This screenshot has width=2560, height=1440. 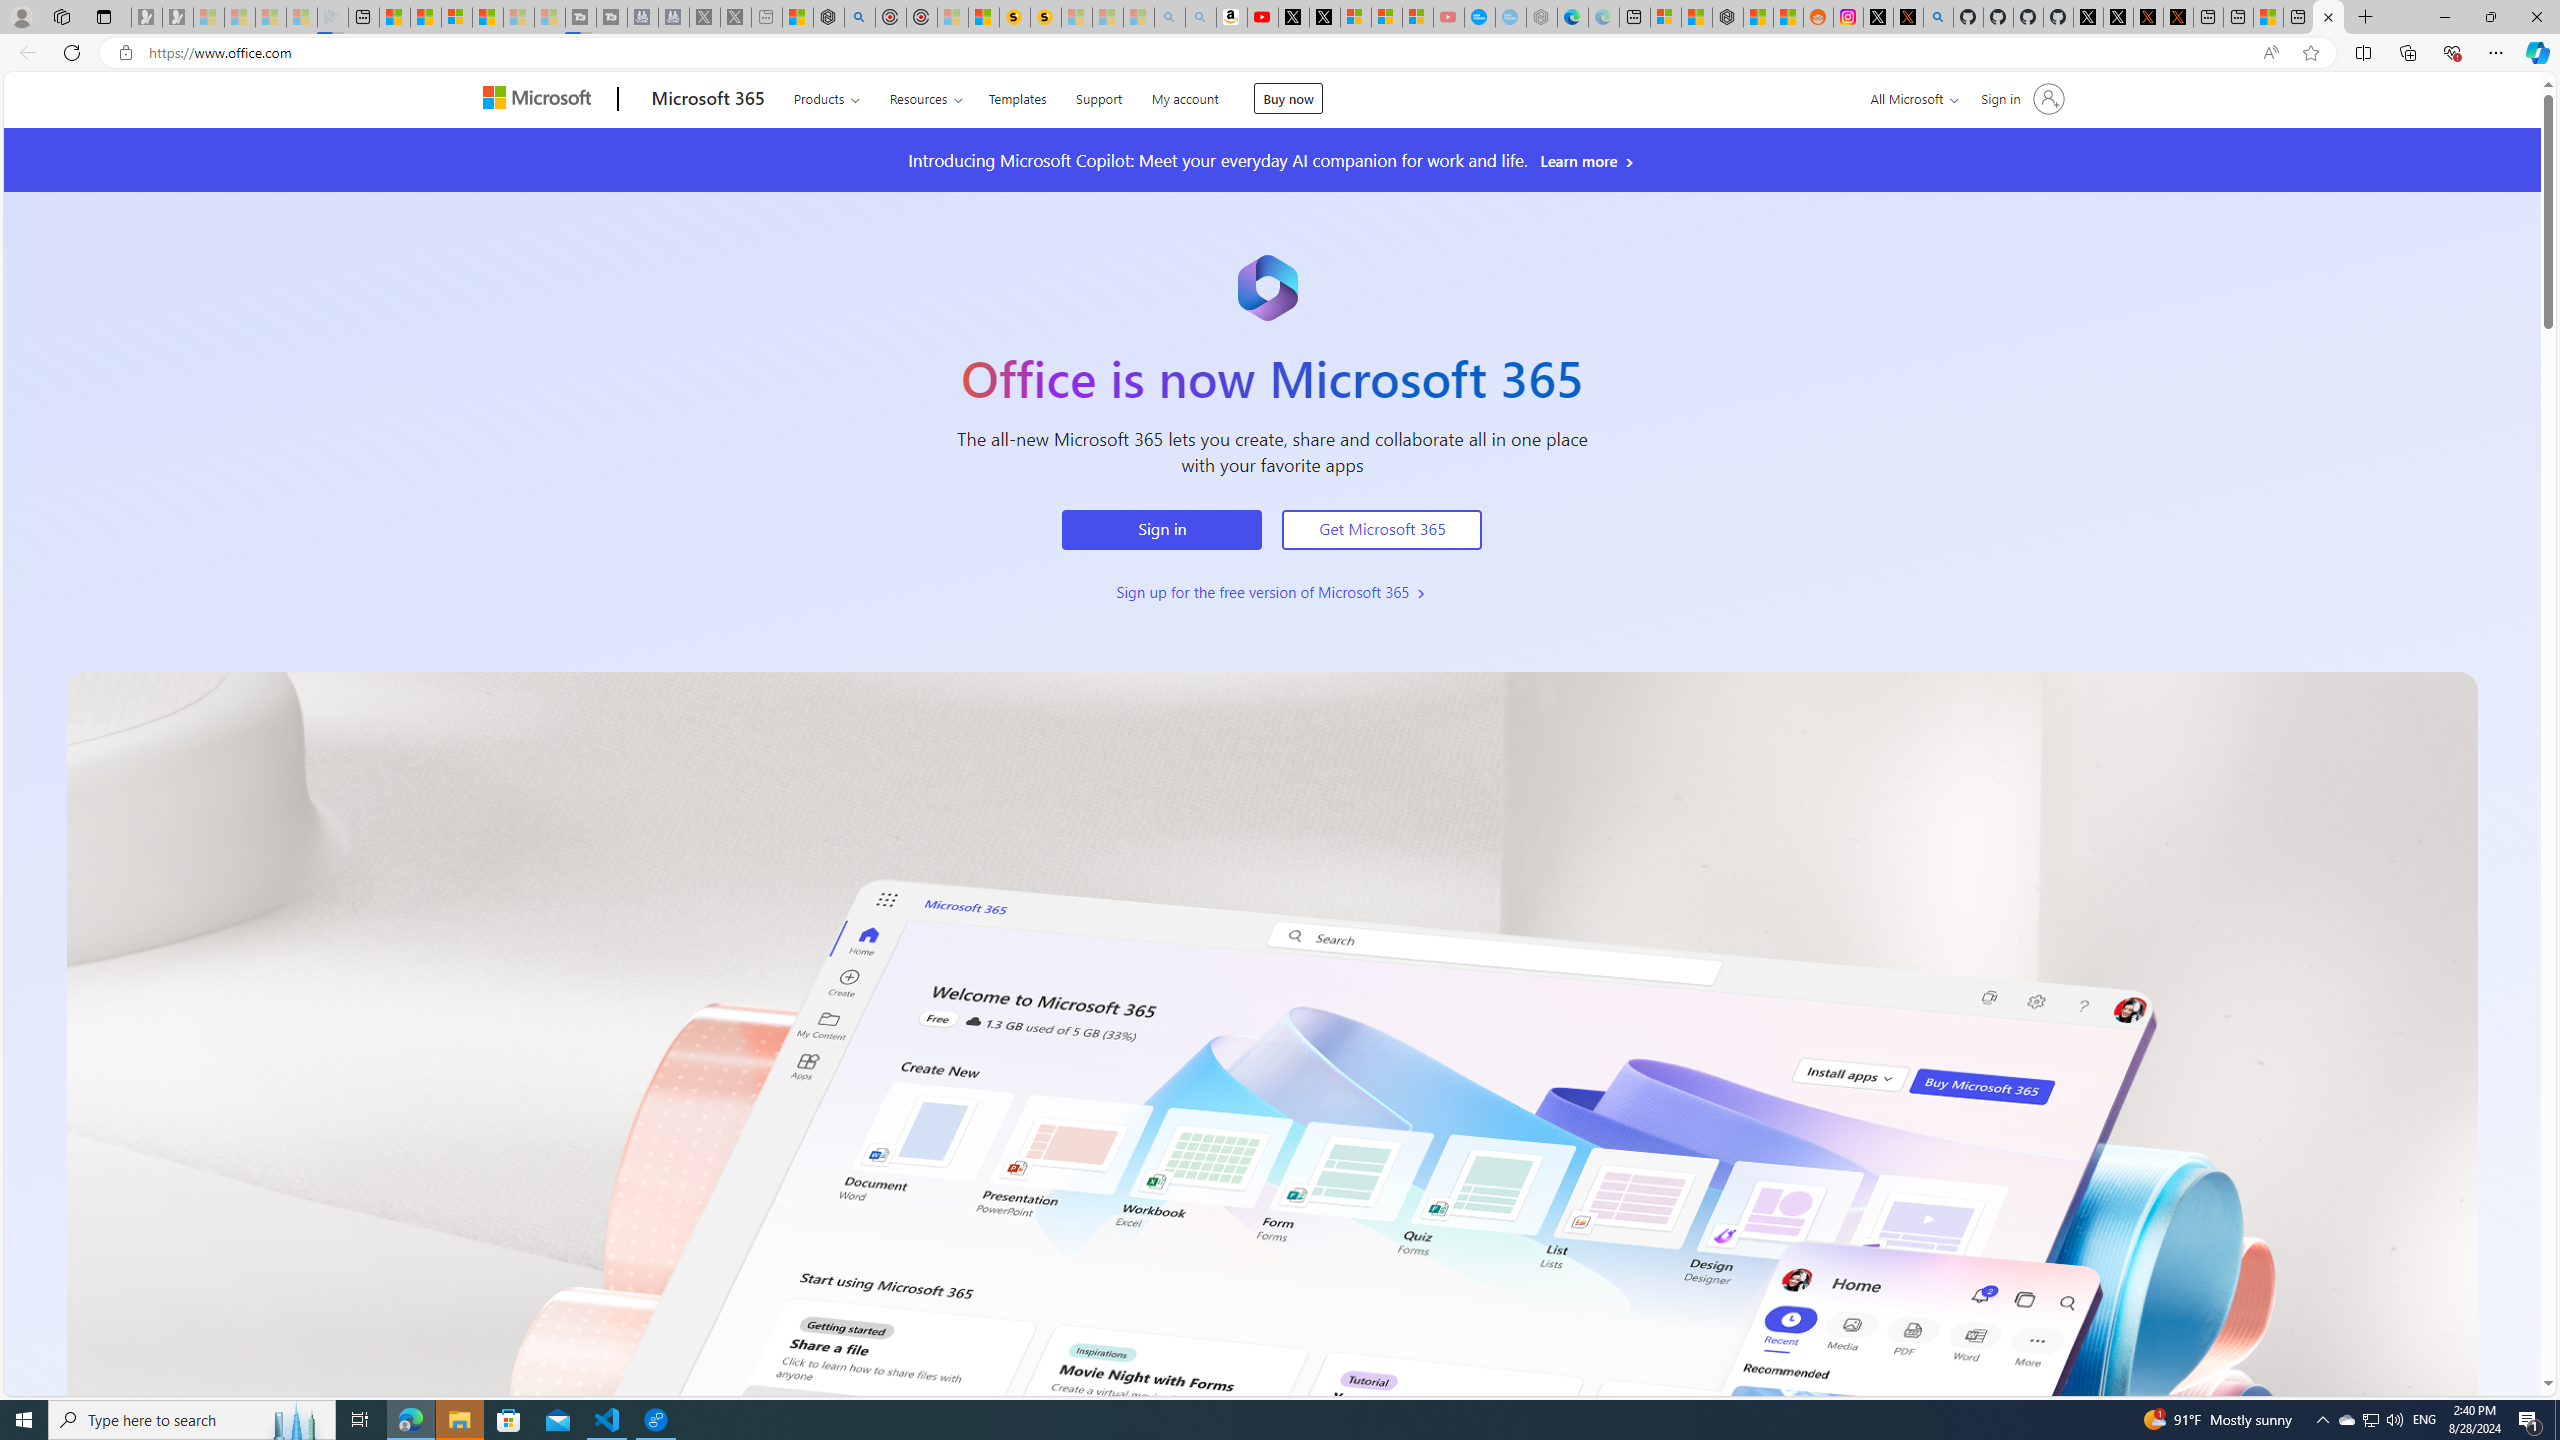 What do you see at coordinates (2177, 16) in the screenshot?
I see `'X Privacy Policy'` at bounding box center [2177, 16].